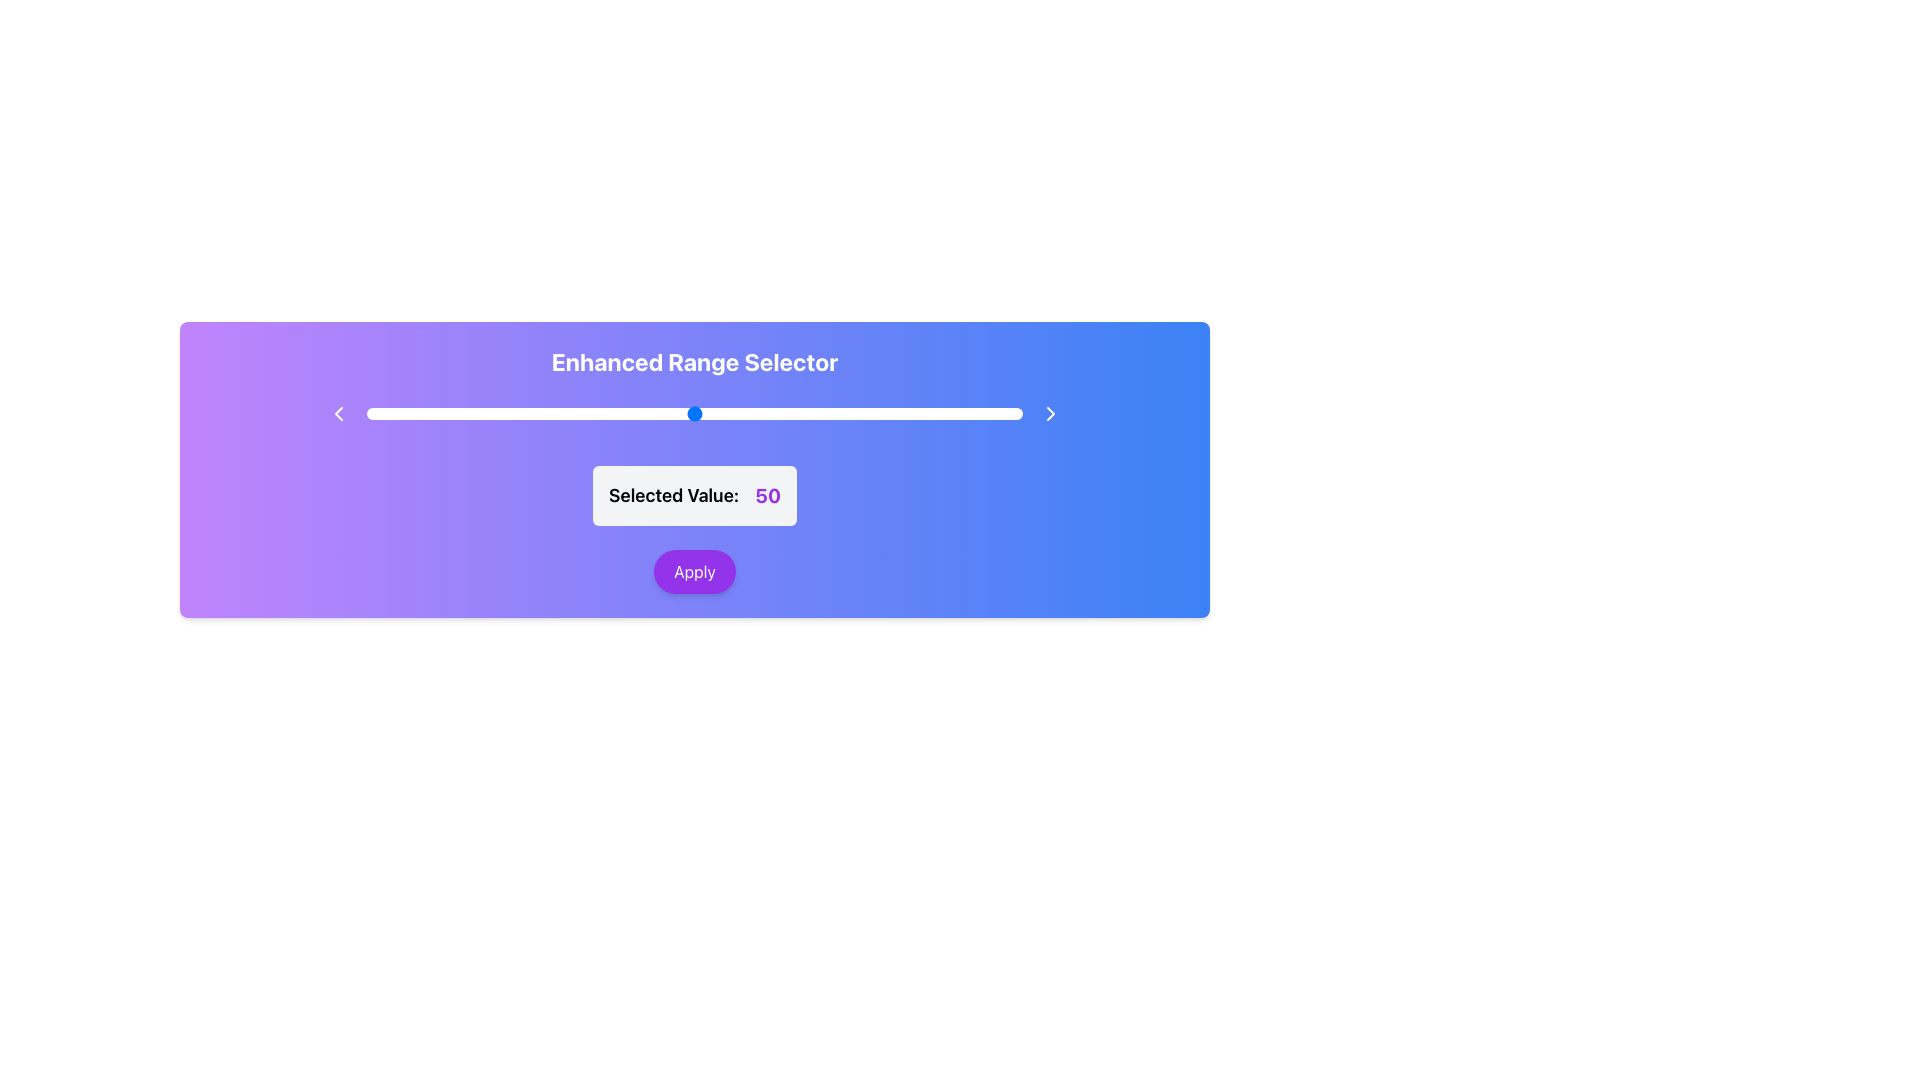 The image size is (1920, 1080). Describe the element at coordinates (695, 571) in the screenshot. I see `the button located below the 'Selected Value: 50' label to observe the hover effects` at that location.